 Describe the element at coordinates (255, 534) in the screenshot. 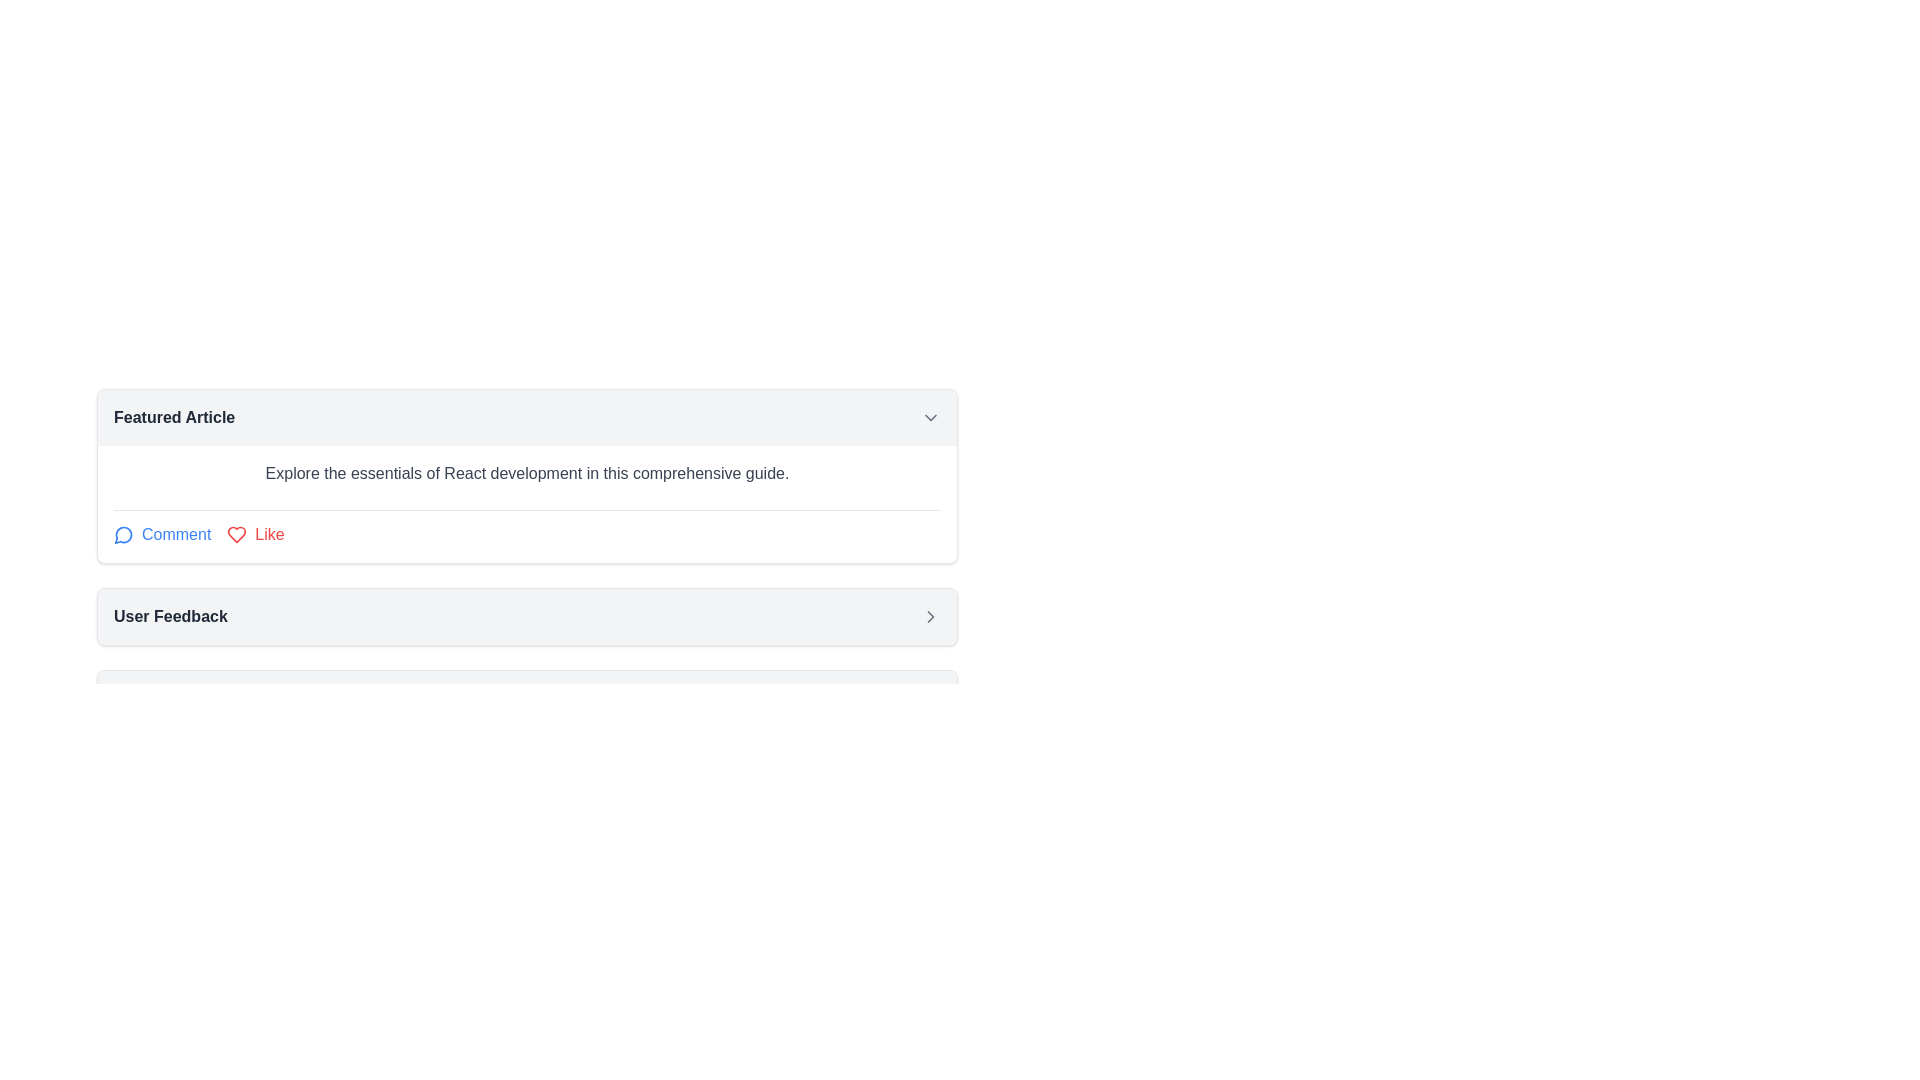

I see `the 'Like' button located to the right of the 'Comment' button underneath the article description to express a Like reaction` at that location.